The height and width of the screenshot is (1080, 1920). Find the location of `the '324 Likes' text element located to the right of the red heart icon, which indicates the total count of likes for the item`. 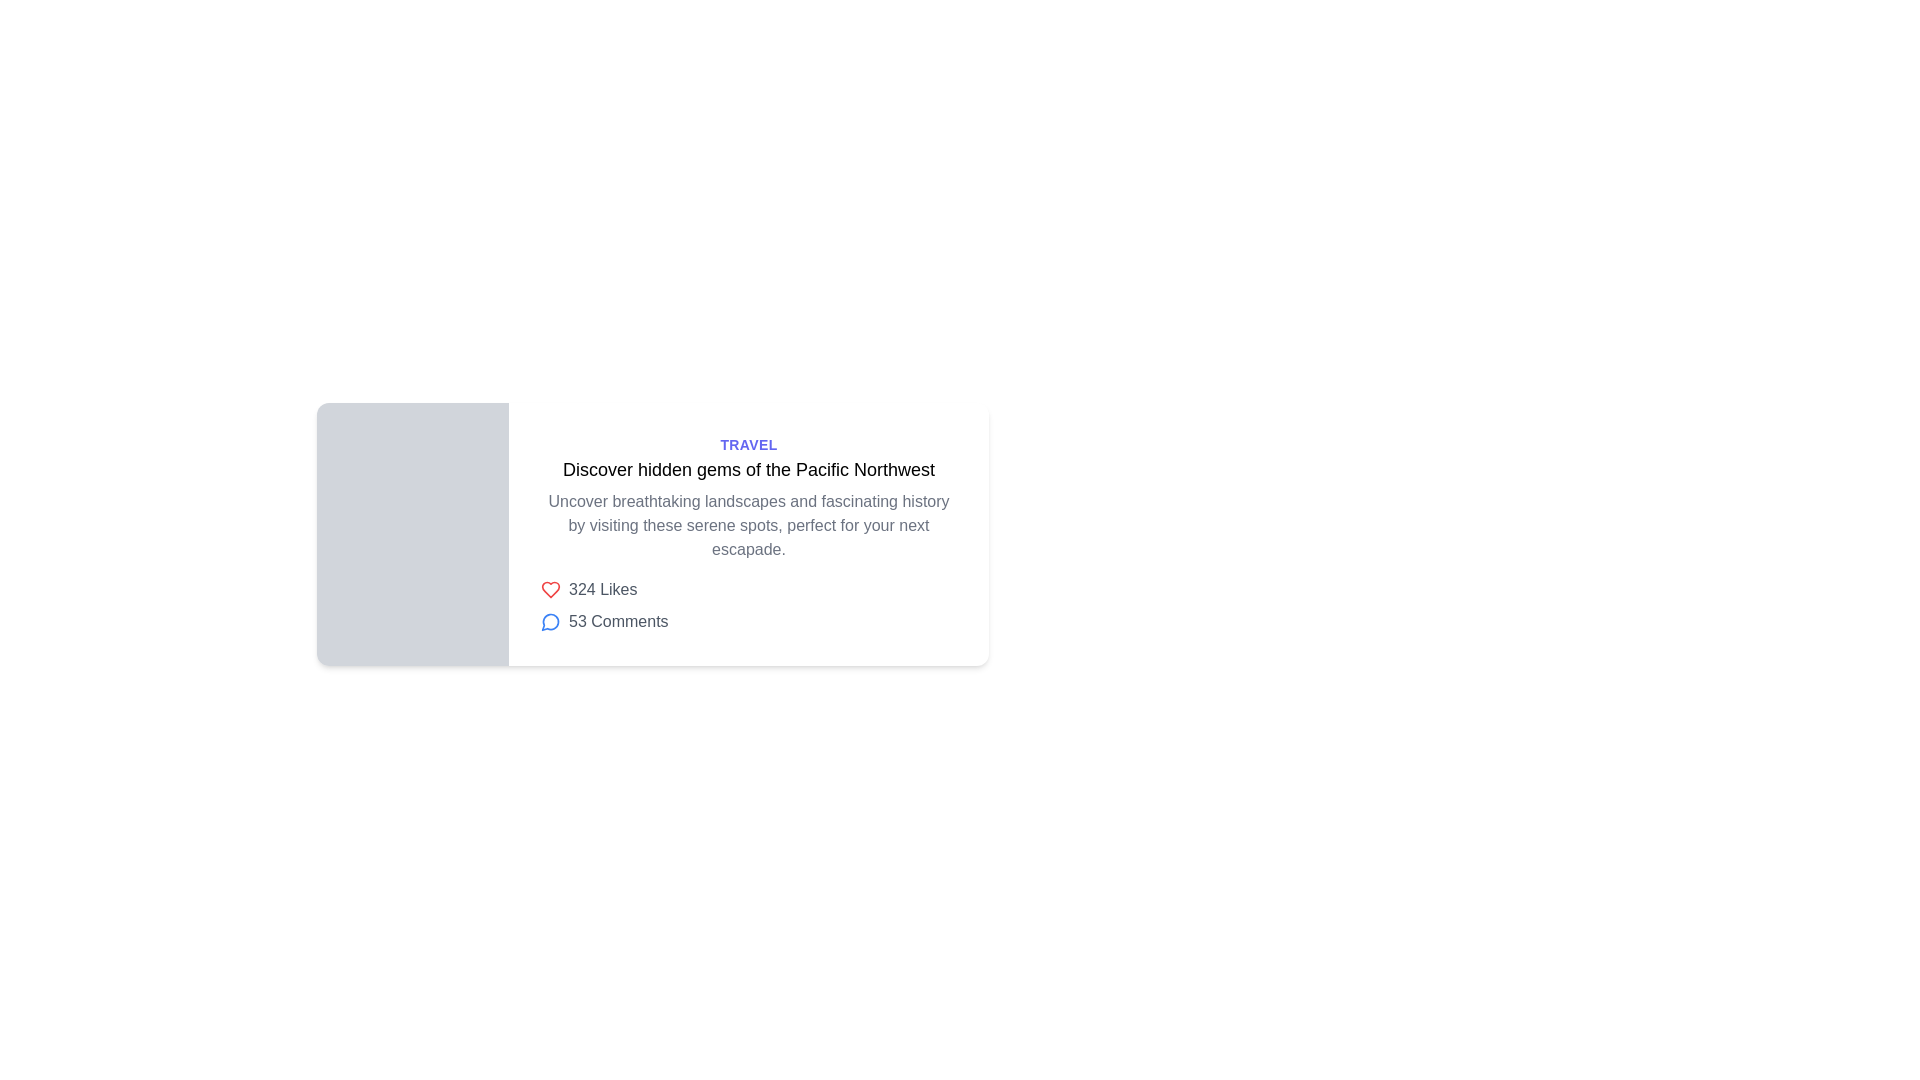

the '324 Likes' text element located to the right of the red heart icon, which indicates the total count of likes for the item is located at coordinates (747, 588).